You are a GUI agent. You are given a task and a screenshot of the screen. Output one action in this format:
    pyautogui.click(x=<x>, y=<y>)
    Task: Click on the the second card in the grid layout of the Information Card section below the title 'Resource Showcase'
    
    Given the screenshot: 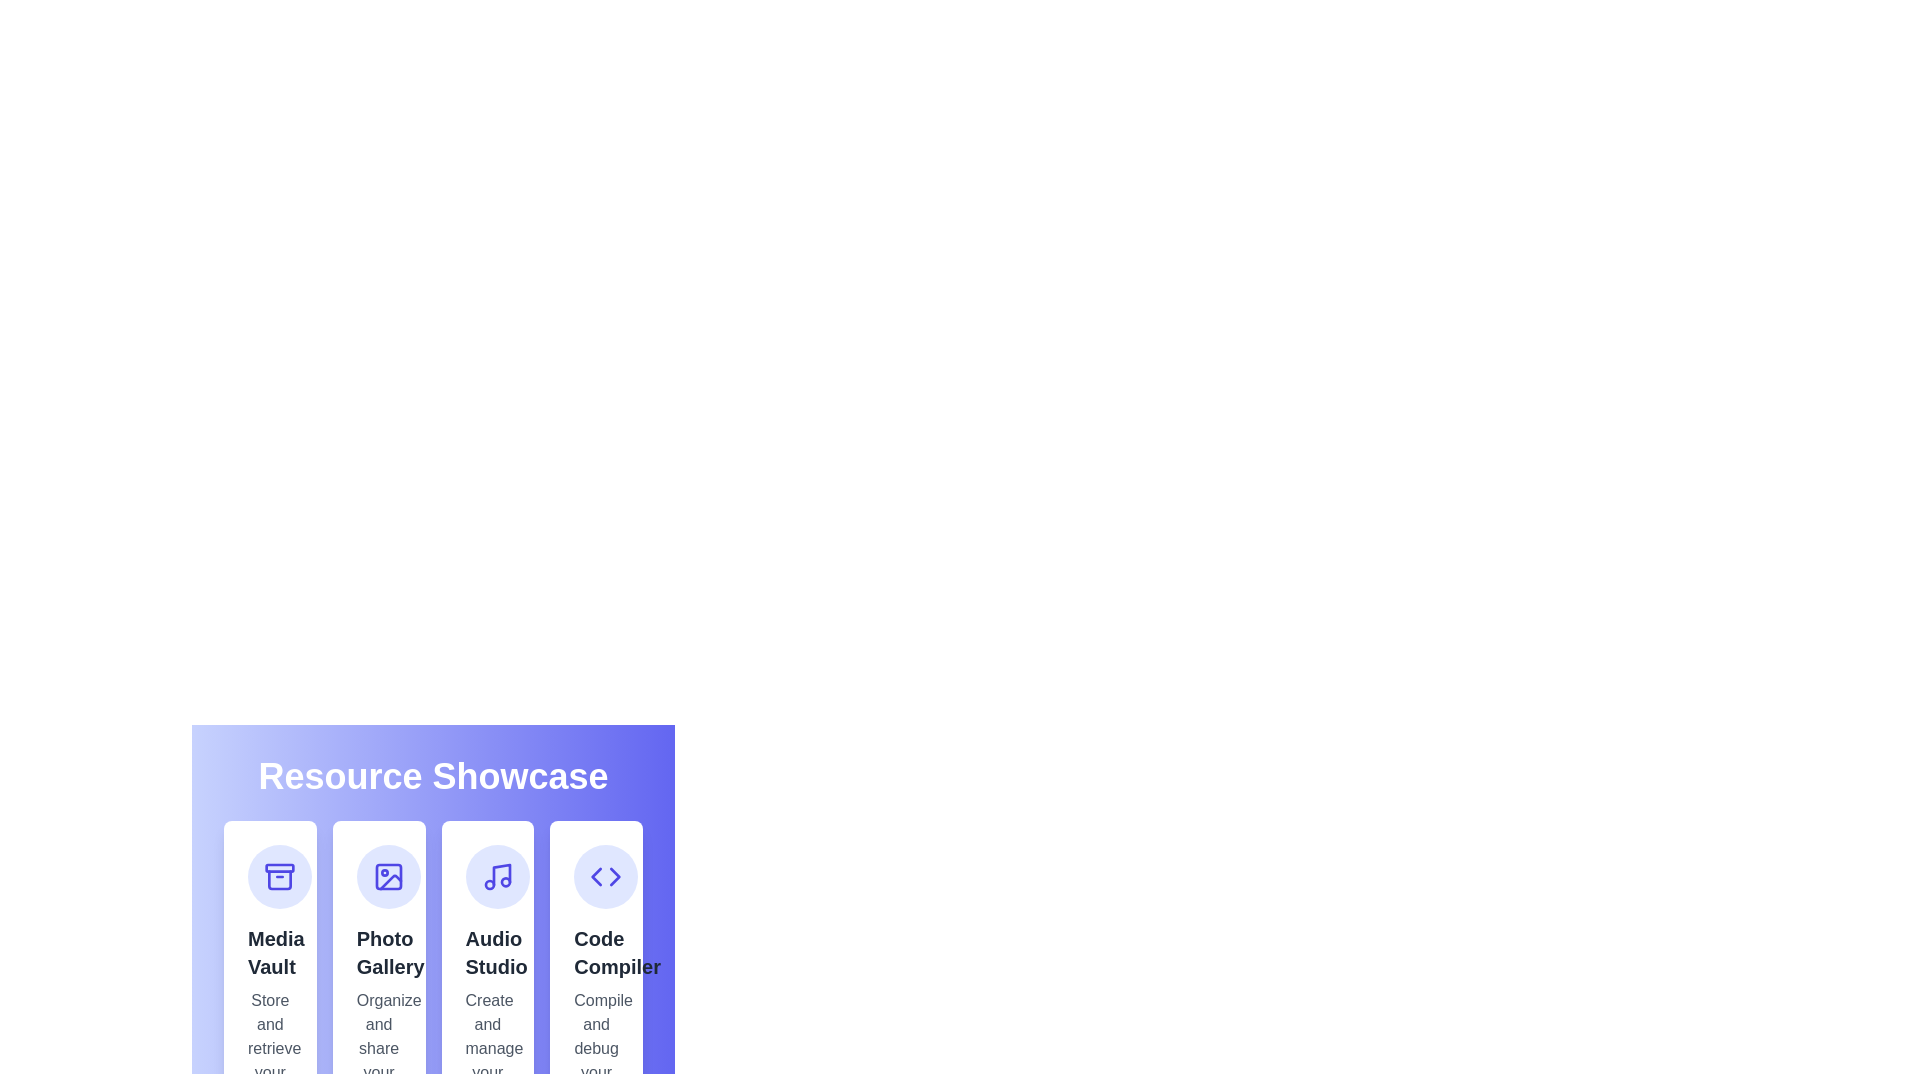 What is the action you would take?
    pyautogui.click(x=432, y=886)
    